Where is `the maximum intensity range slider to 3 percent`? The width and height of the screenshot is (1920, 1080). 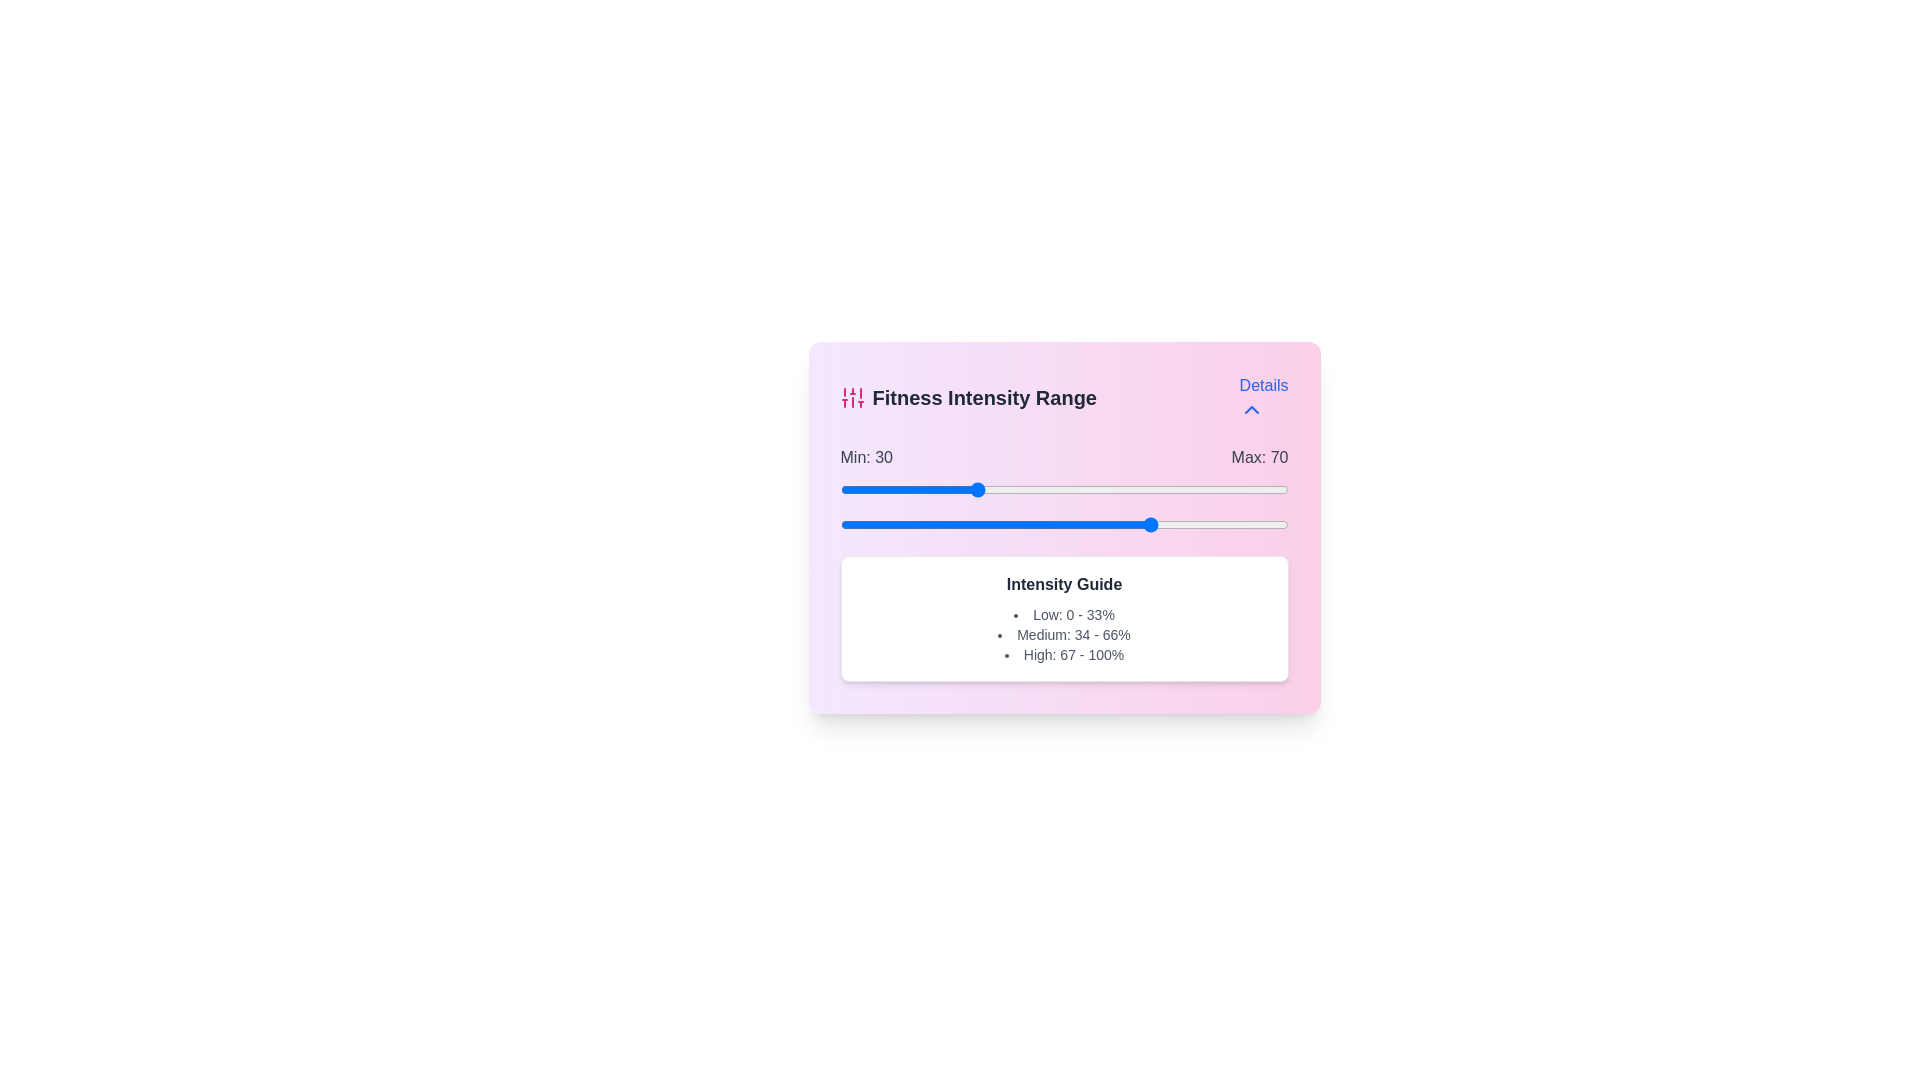 the maximum intensity range slider to 3 percent is located at coordinates (854, 523).